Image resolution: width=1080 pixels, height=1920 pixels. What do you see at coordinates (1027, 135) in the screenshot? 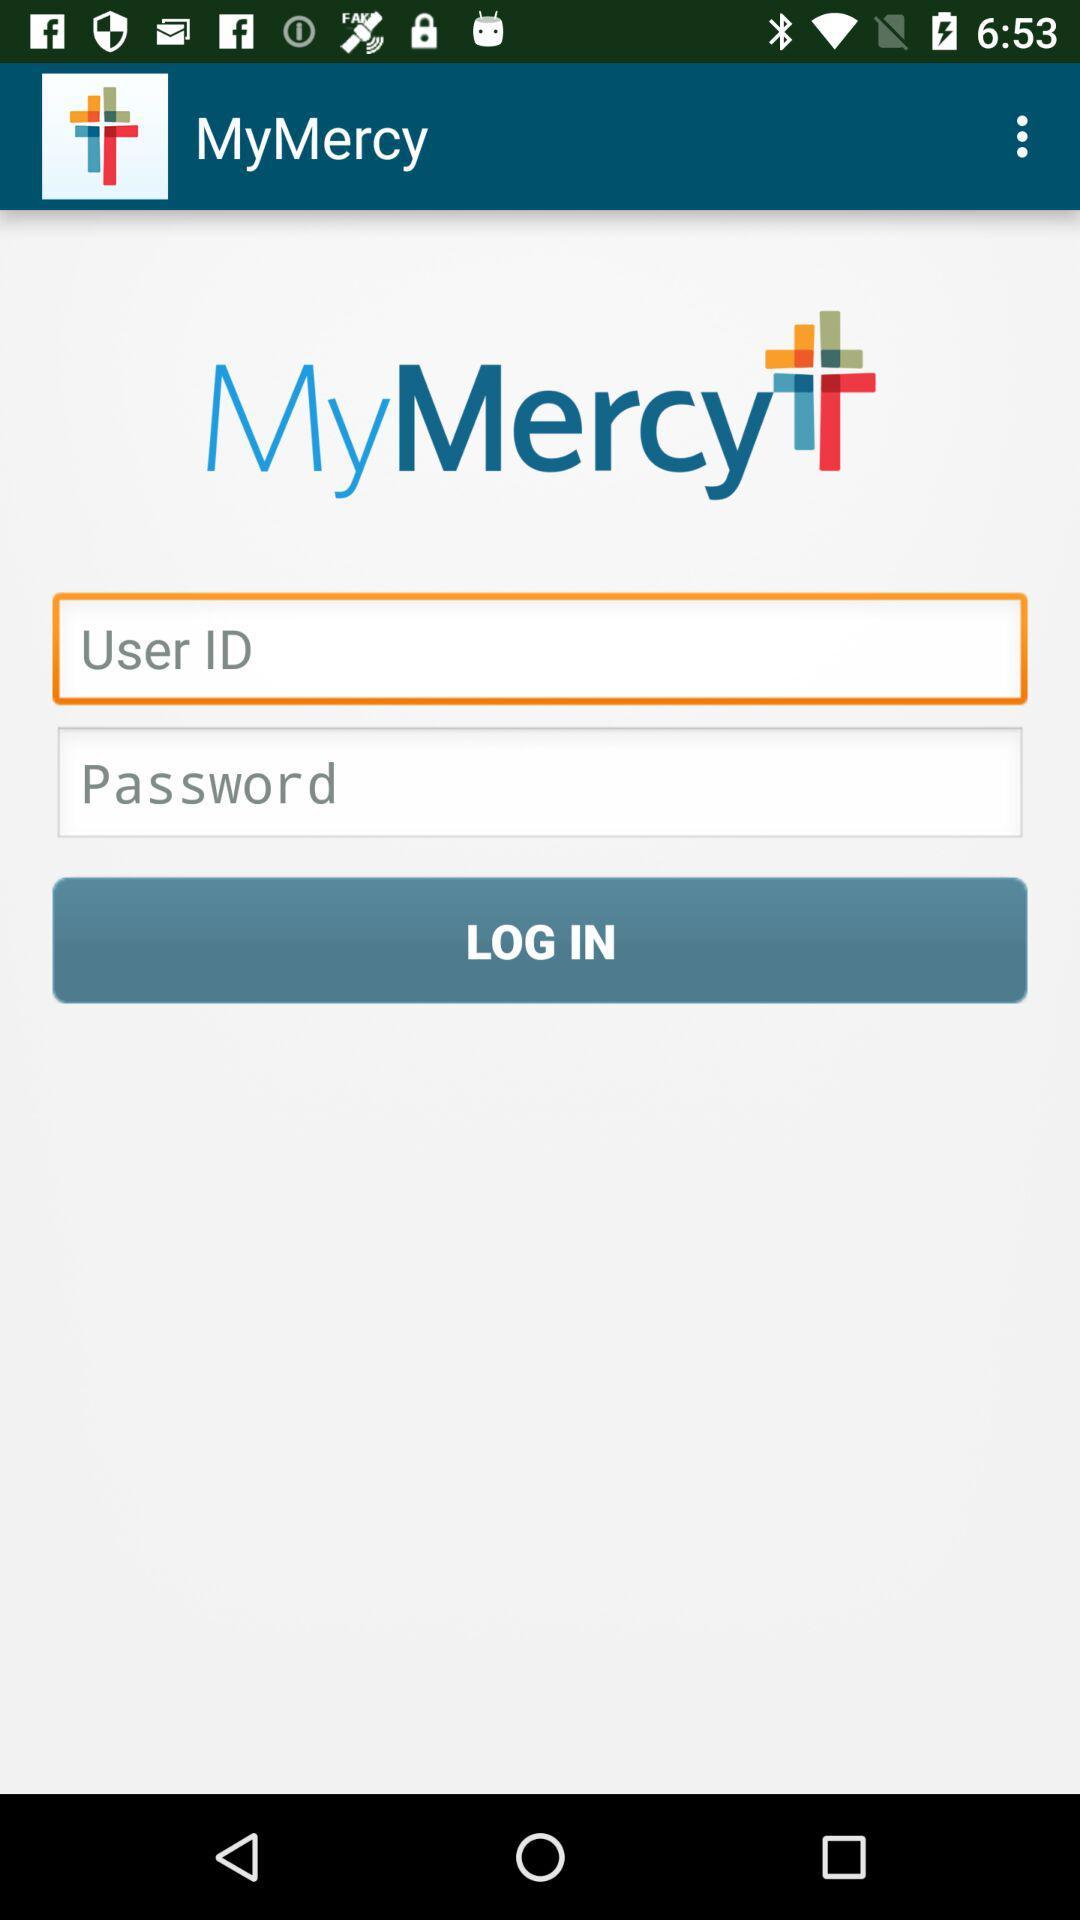
I see `the item to the right of mymercy item` at bounding box center [1027, 135].